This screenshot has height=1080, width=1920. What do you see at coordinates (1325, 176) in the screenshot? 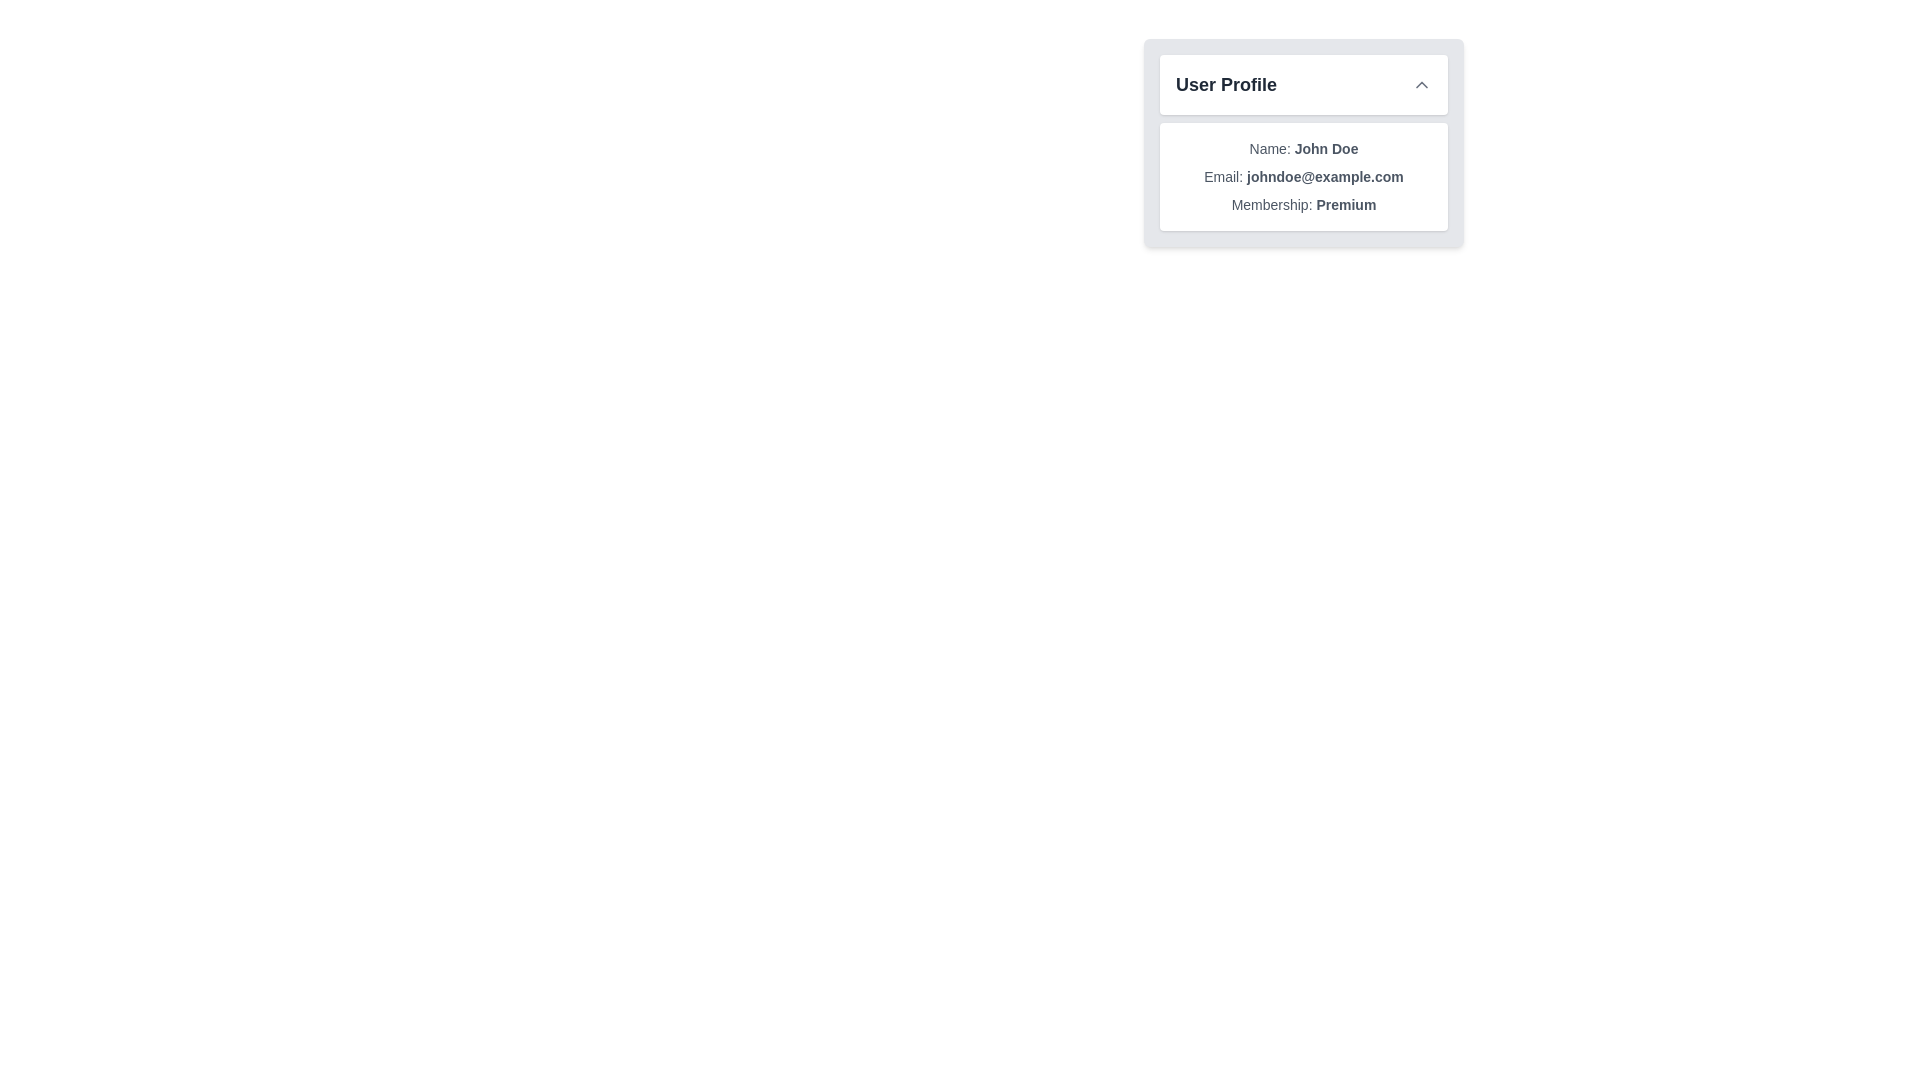
I see `the text display showing the email address 'johndoe@example.com', which is styled with a gray font and positioned next to the label 'Email:' in the user profile section` at bounding box center [1325, 176].